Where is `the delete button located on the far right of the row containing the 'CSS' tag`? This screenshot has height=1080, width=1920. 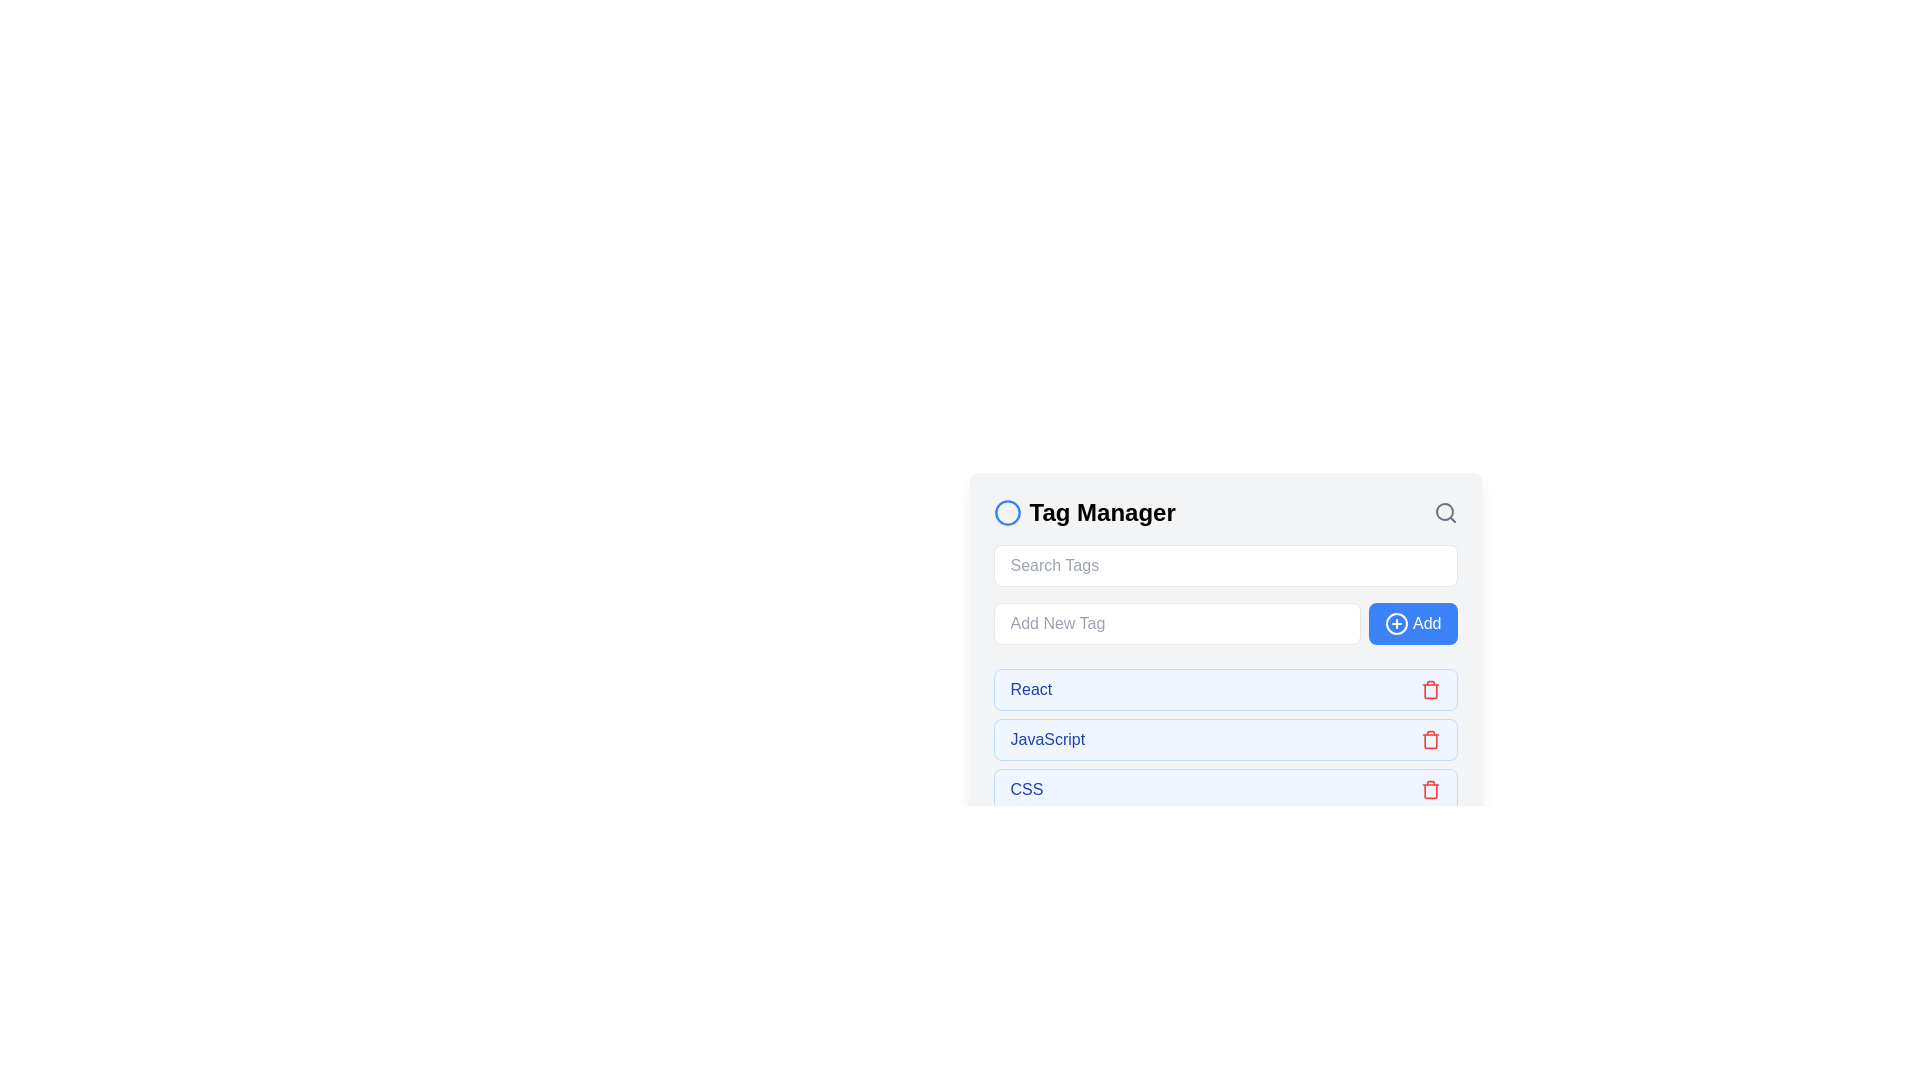 the delete button located on the far right of the row containing the 'CSS' tag is located at coordinates (1429, 789).